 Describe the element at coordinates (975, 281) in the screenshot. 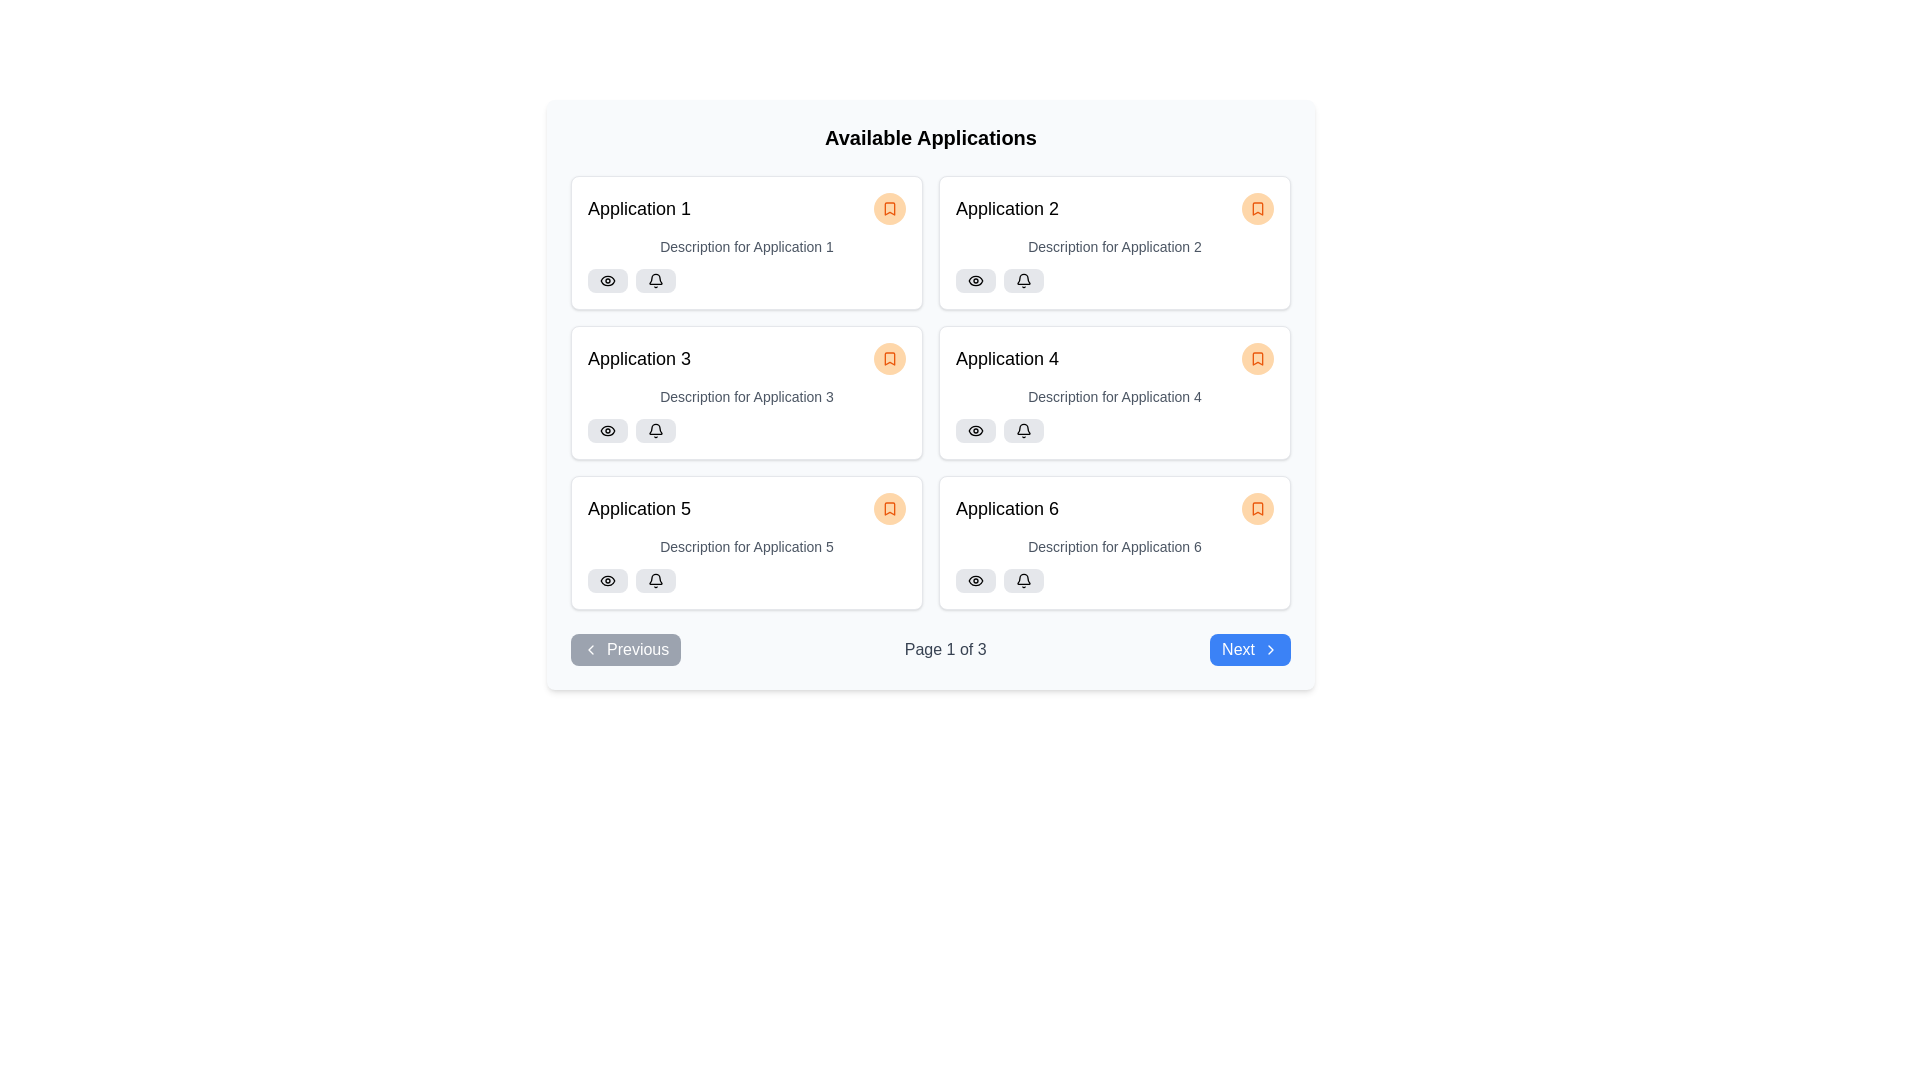

I see `the eye icon representing visibility settings for 'Application 2' located in the second row, first column of the grid layout` at that location.